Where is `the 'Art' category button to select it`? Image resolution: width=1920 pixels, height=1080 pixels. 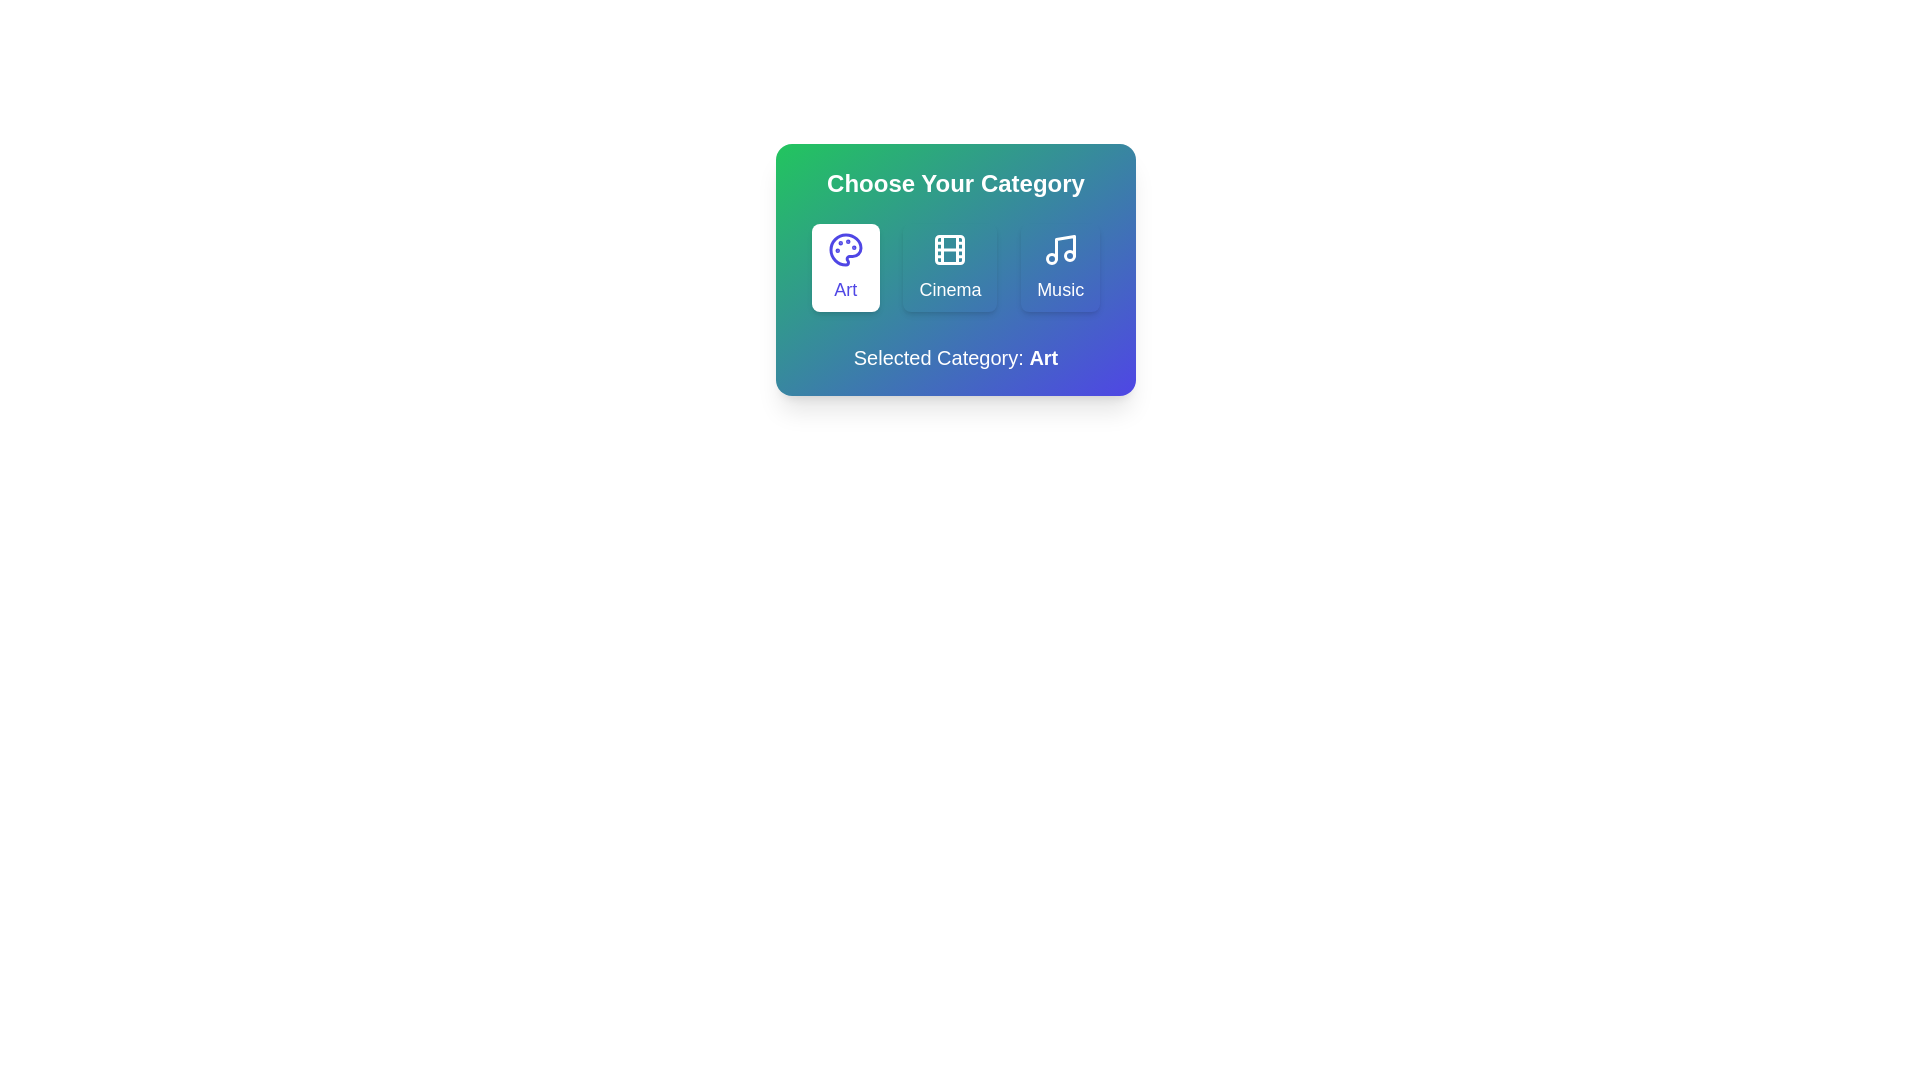 the 'Art' category button to select it is located at coordinates (845, 266).